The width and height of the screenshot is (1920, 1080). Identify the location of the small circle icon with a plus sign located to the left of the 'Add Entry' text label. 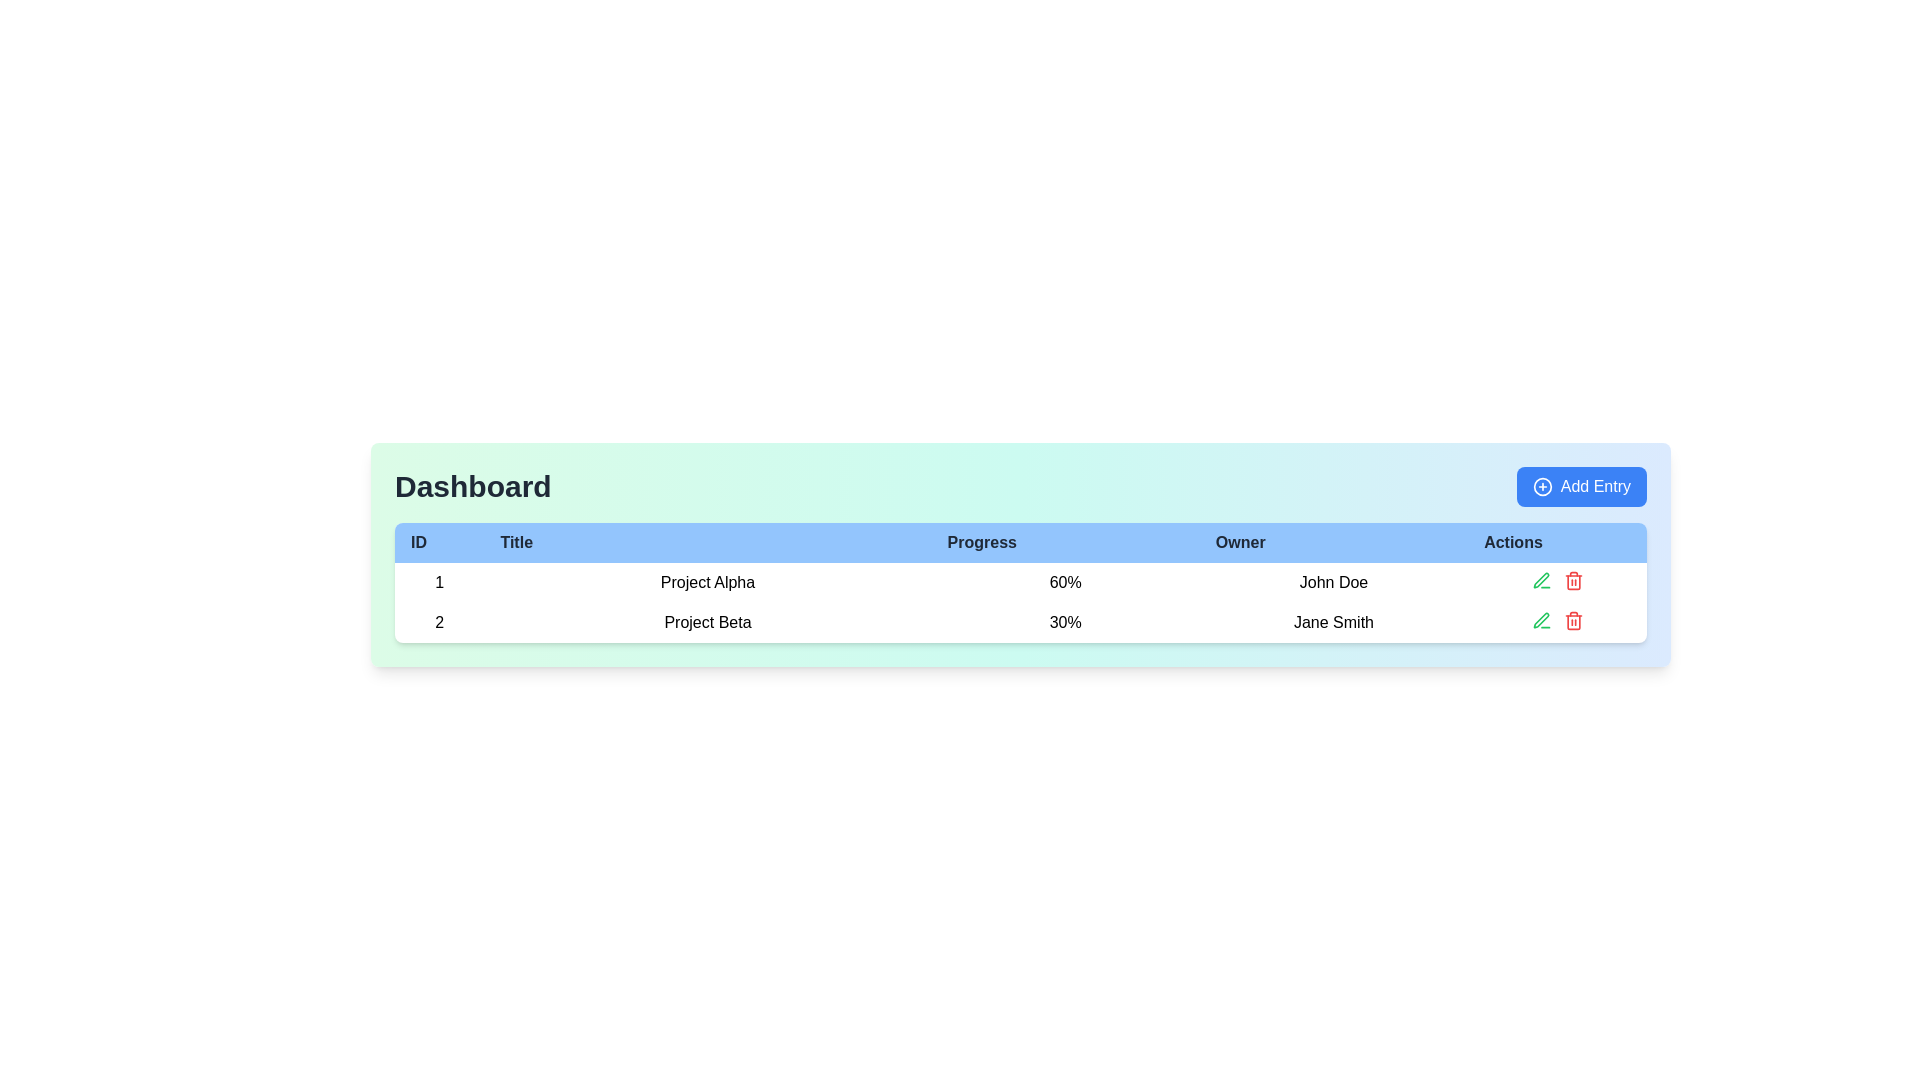
(1541, 486).